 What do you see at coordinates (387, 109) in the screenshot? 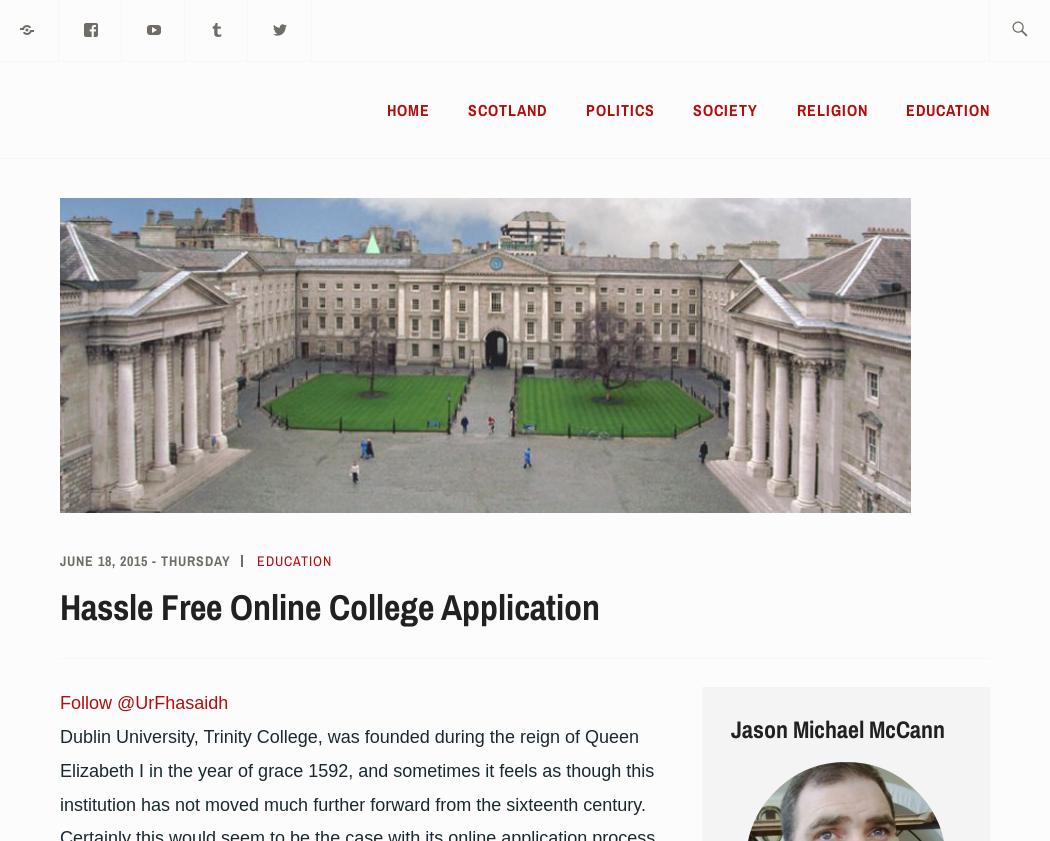
I see `'Home'` at bounding box center [387, 109].